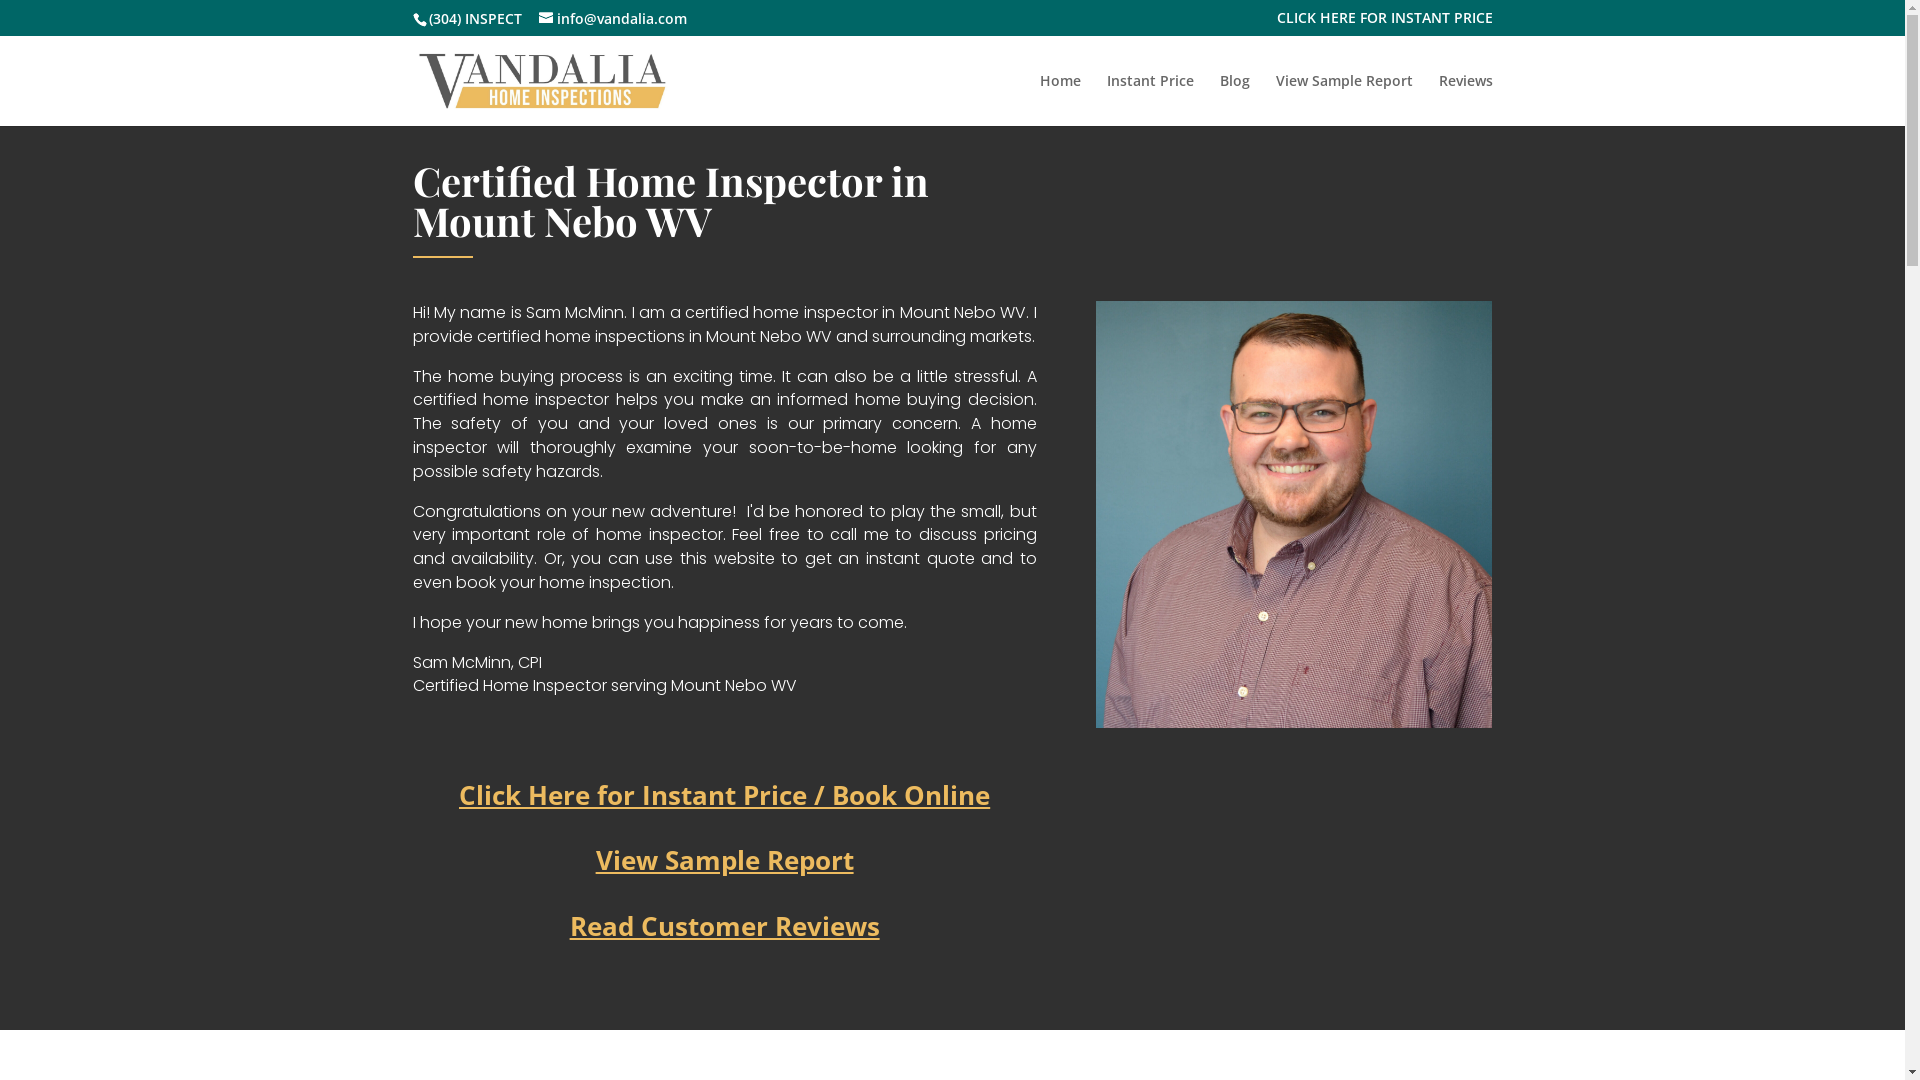  What do you see at coordinates (1382, 22) in the screenshot?
I see `'CLICK HERE FOR INSTANT PRICE'` at bounding box center [1382, 22].